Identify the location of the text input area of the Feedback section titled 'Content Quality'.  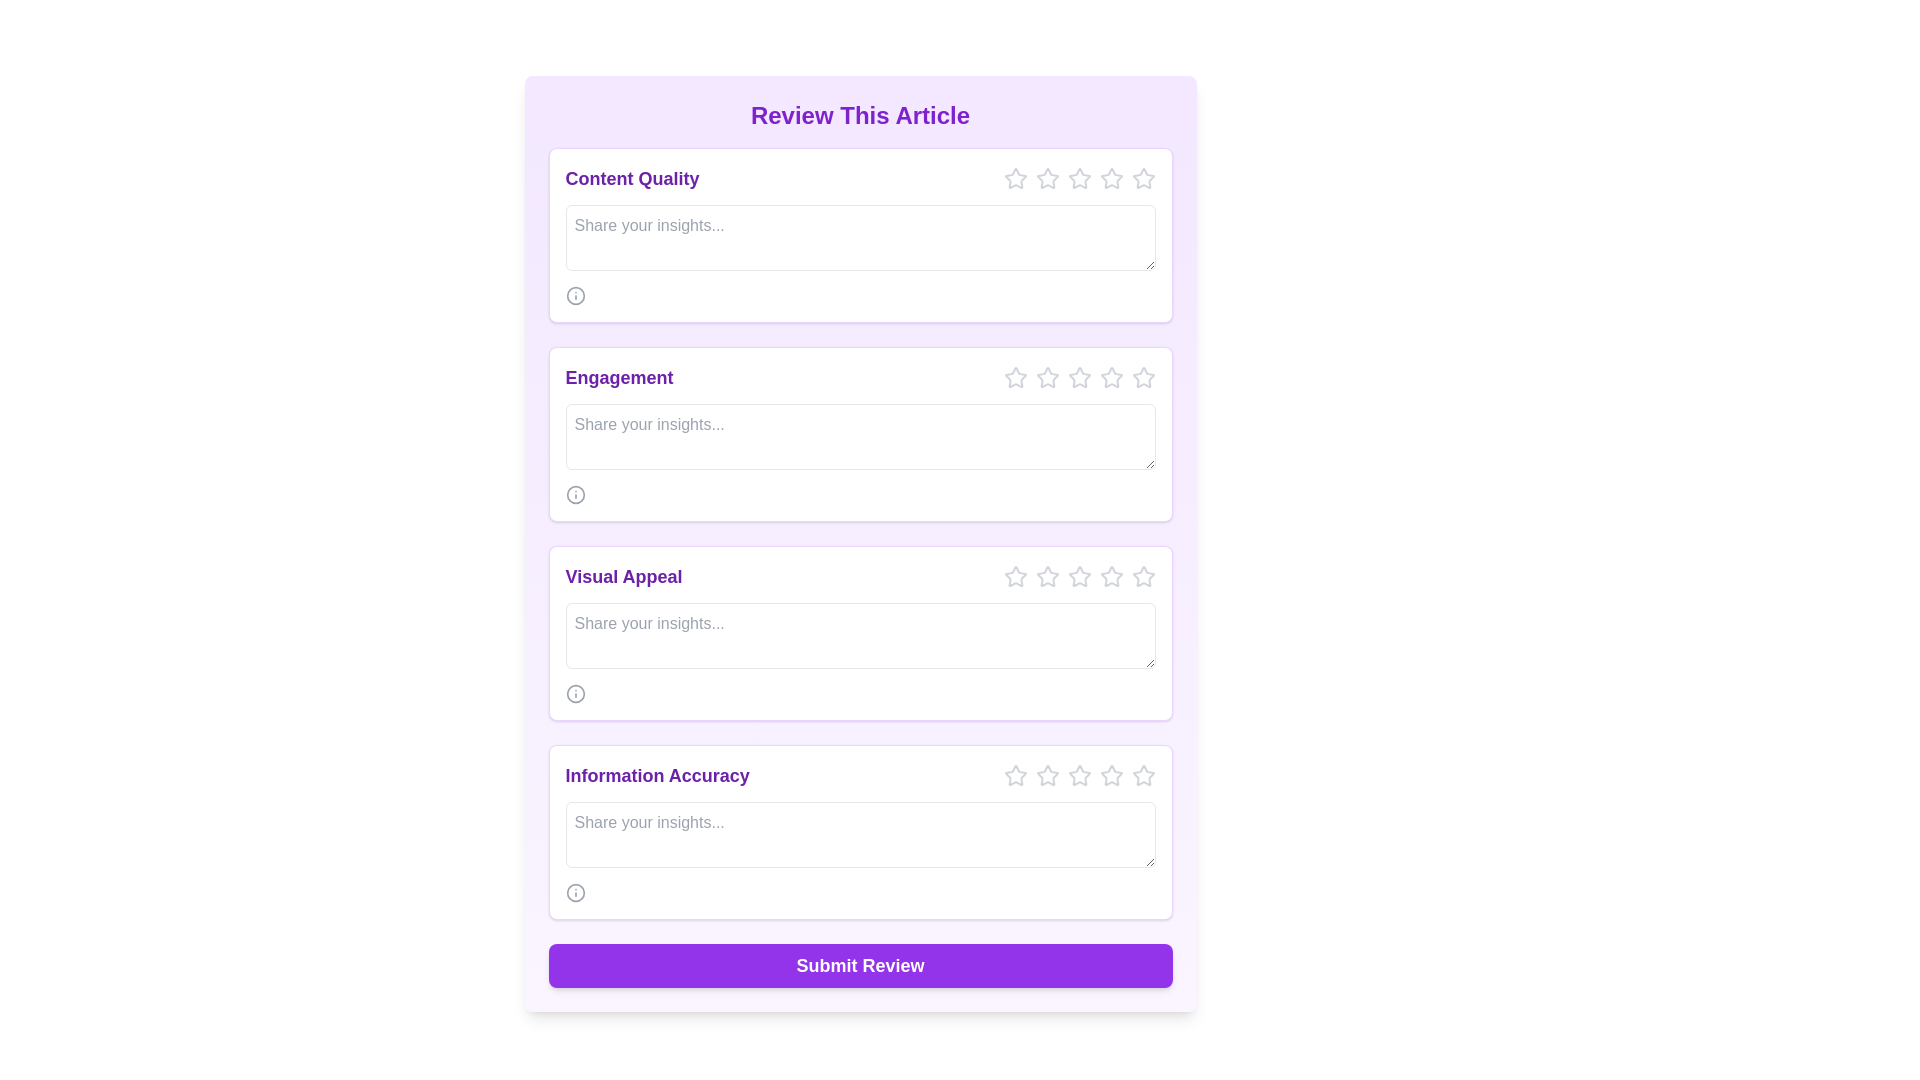
(860, 234).